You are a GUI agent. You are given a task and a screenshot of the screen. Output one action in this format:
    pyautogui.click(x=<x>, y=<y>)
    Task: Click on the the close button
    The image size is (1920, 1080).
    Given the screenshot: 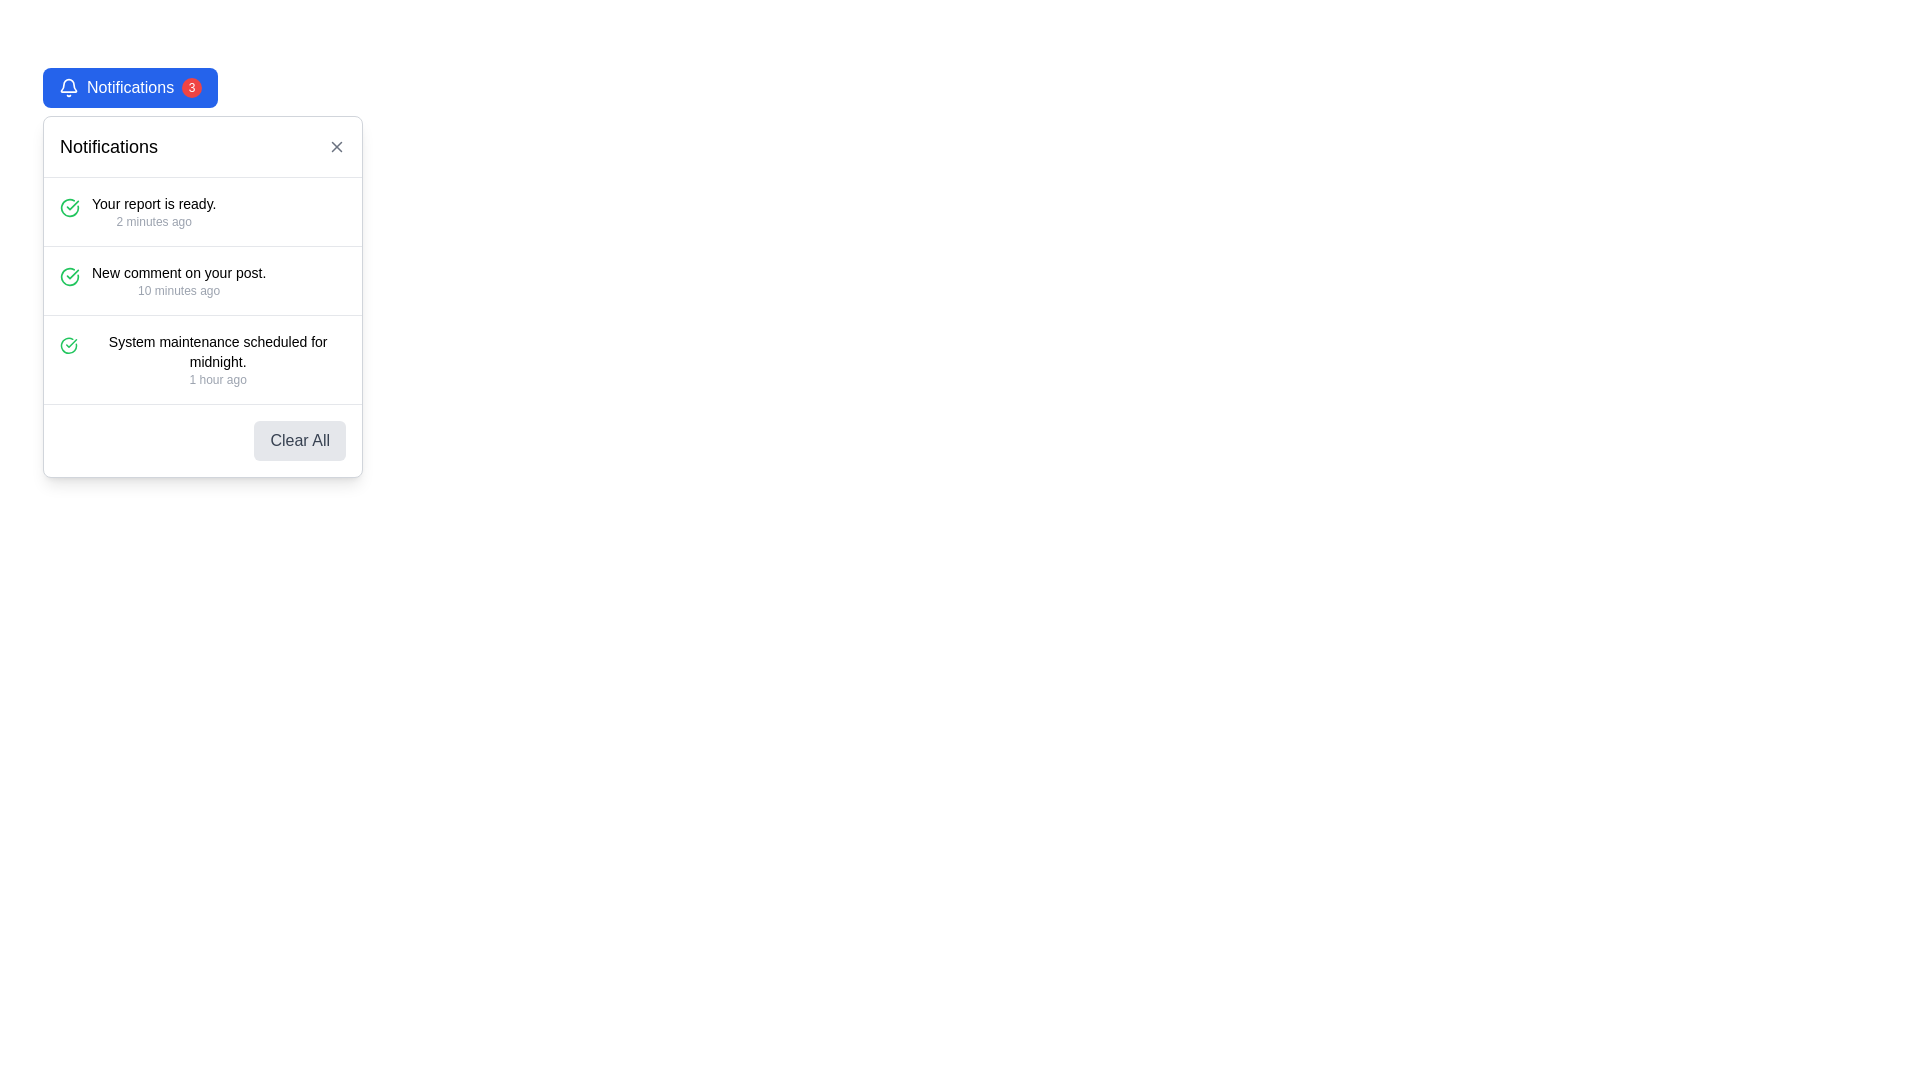 What is the action you would take?
    pyautogui.click(x=336, y=145)
    